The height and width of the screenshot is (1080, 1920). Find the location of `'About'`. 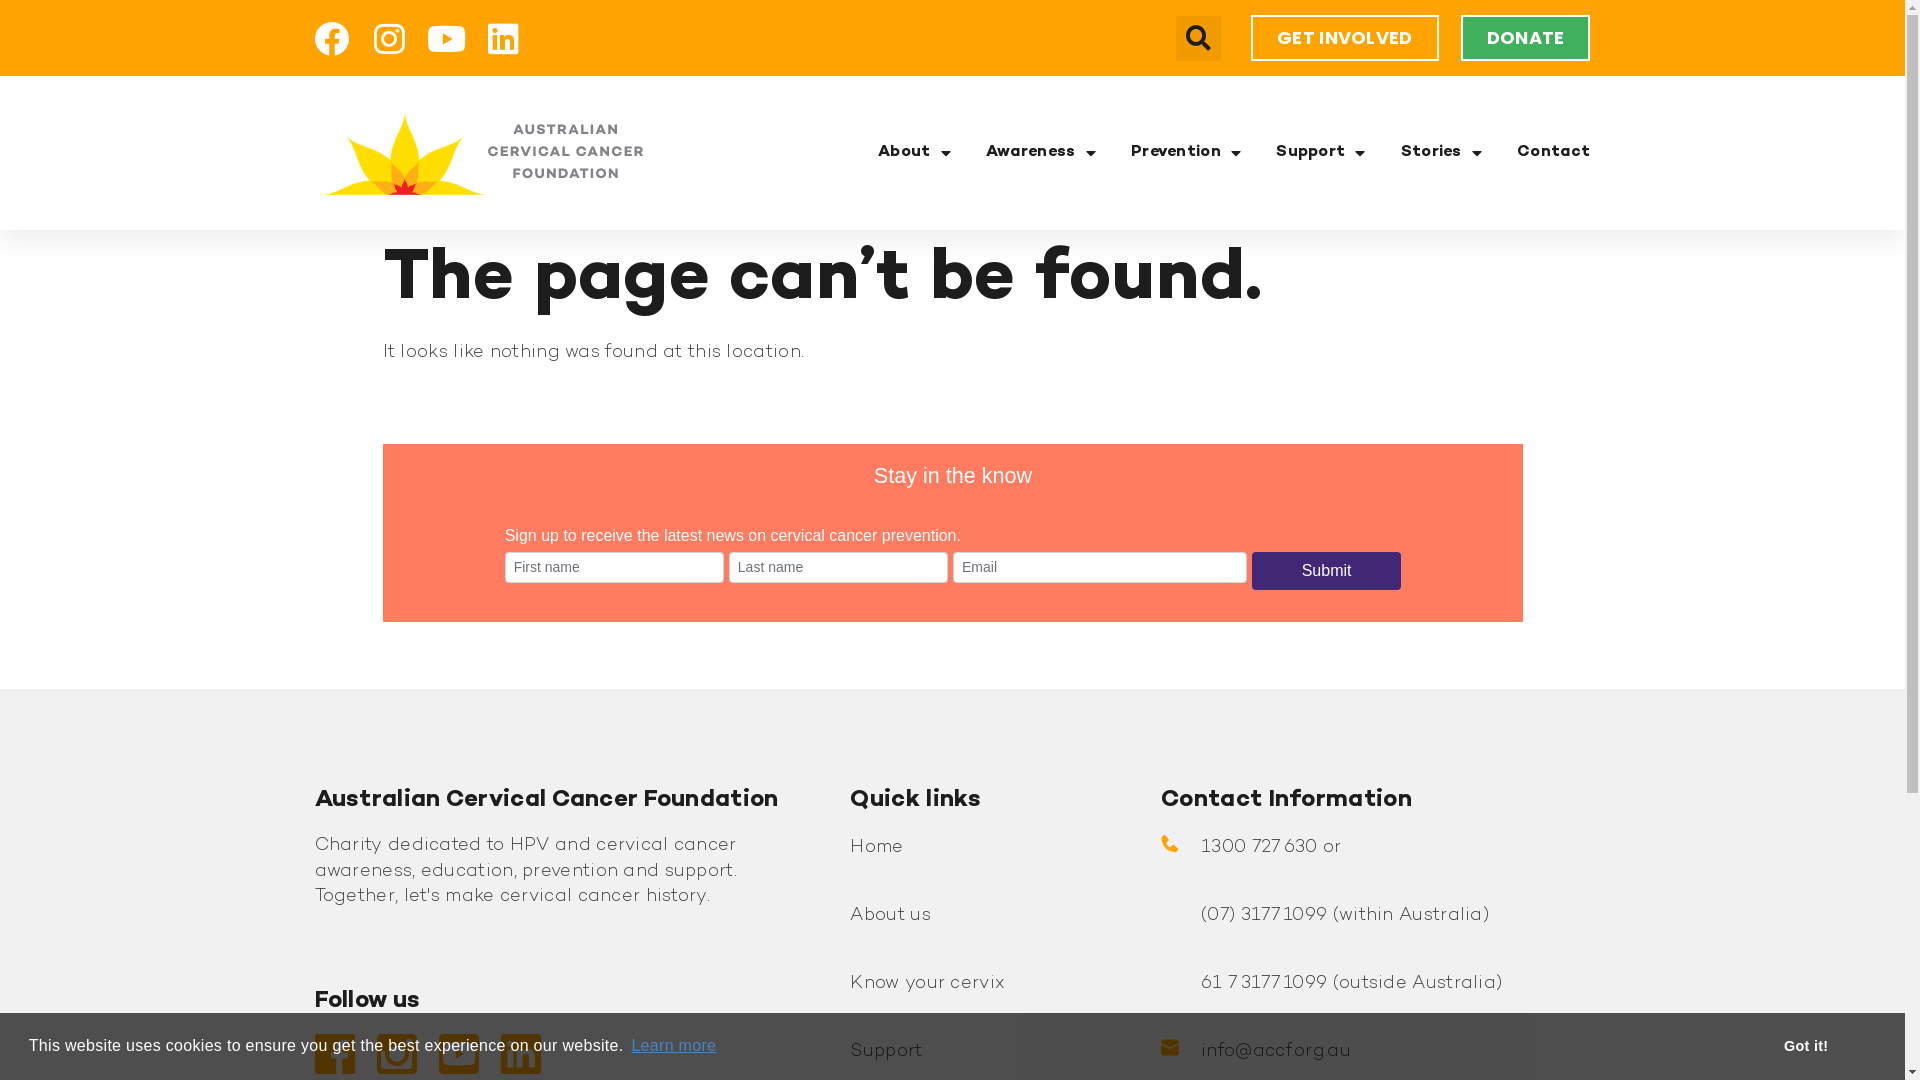

'About' is located at coordinates (913, 152).